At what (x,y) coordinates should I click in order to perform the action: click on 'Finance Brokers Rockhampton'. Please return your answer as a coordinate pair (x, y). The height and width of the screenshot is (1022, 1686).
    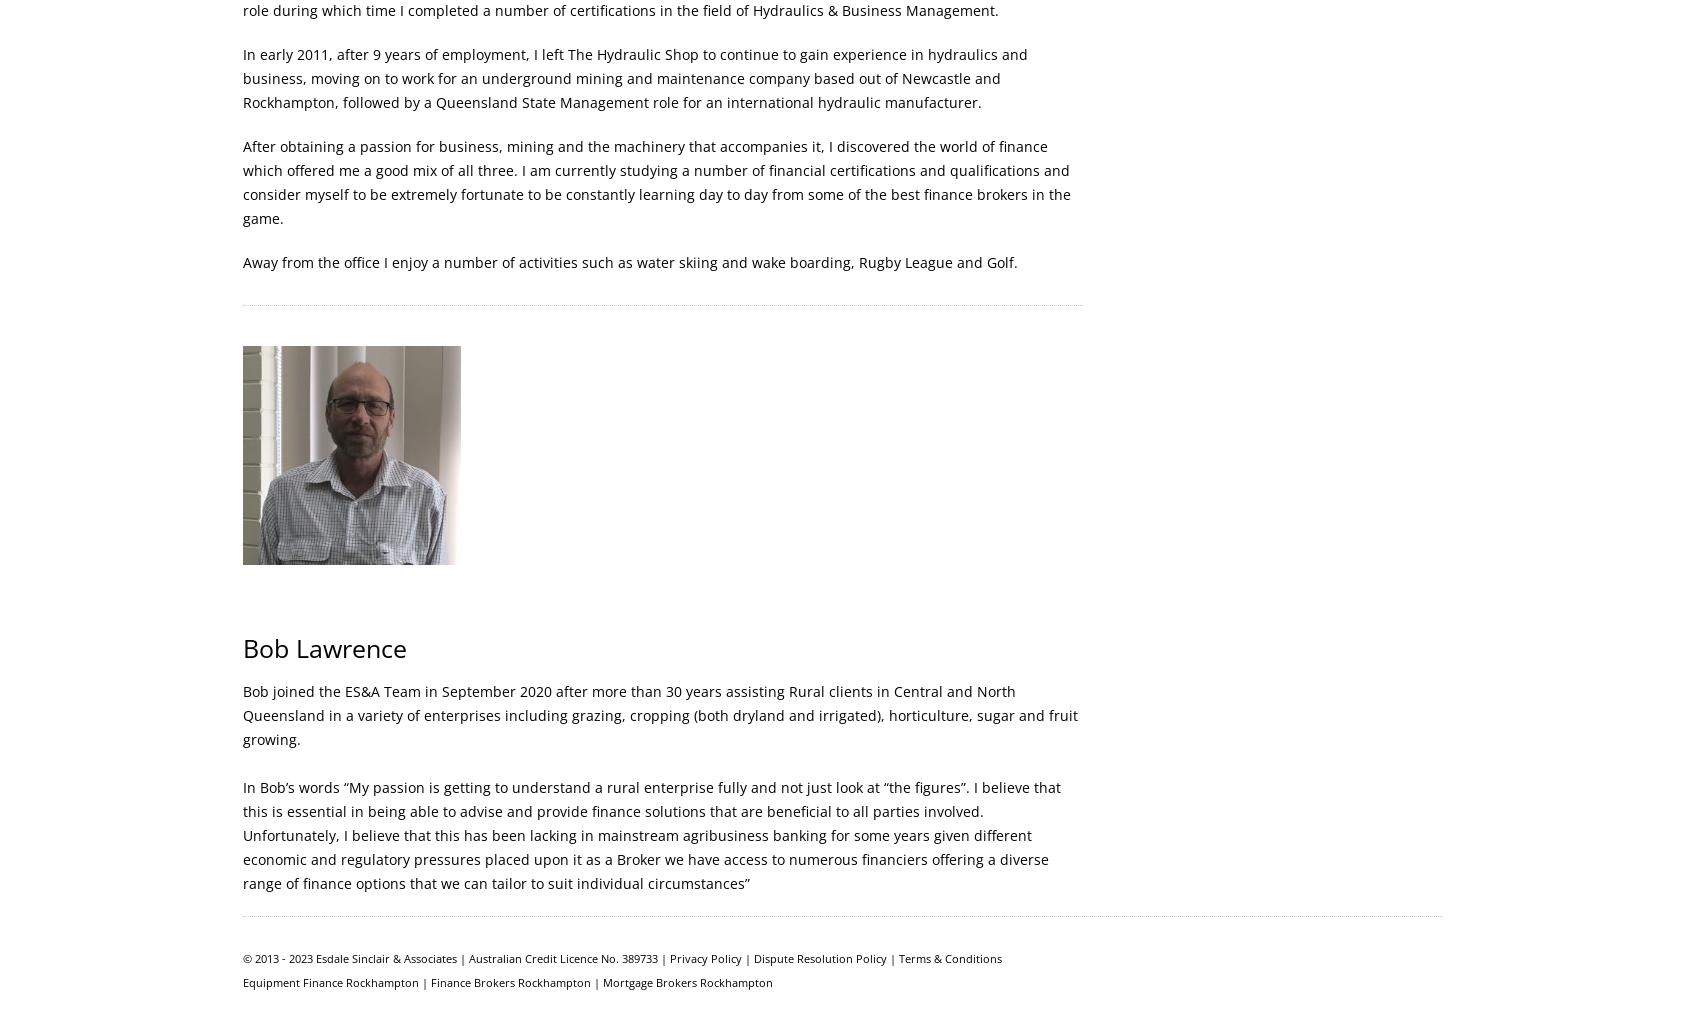
    Looking at the image, I should click on (511, 981).